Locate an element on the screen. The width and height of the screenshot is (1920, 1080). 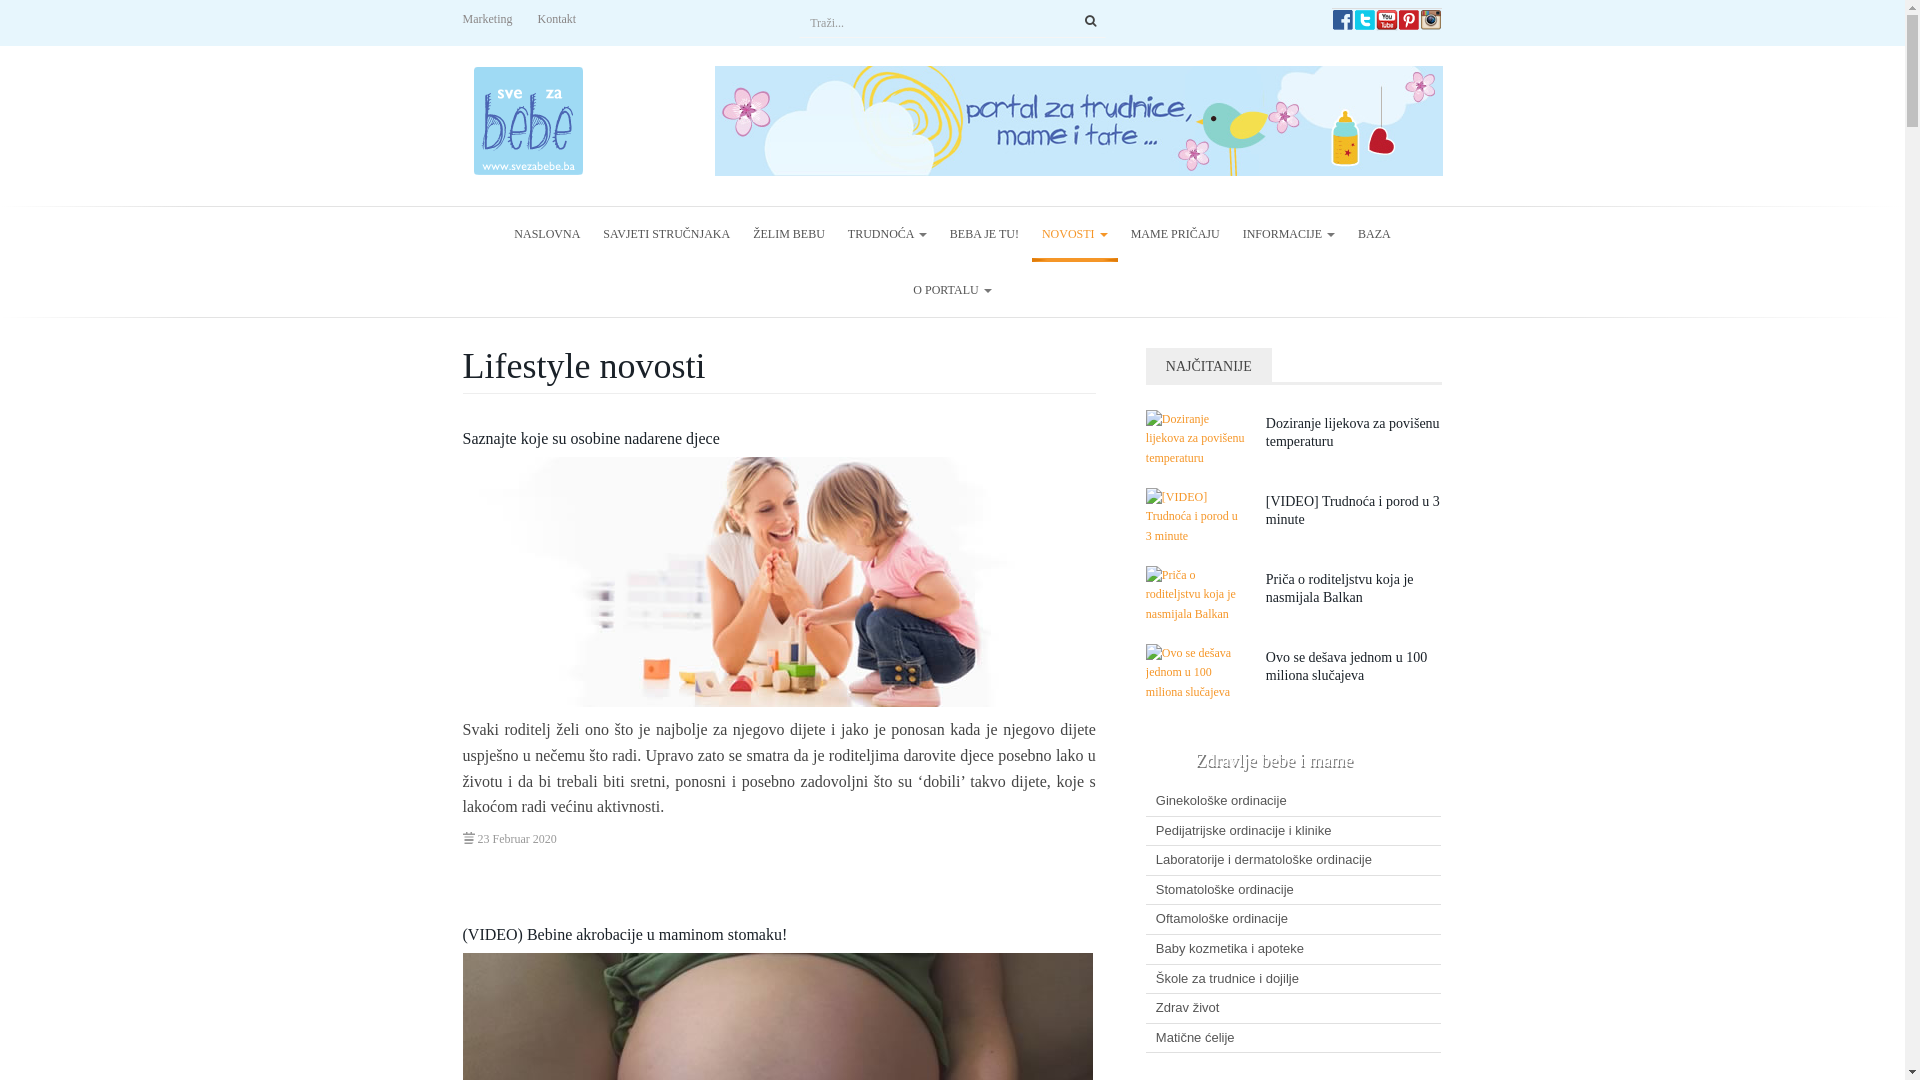
'BEBA JE TU!' is located at coordinates (984, 233).